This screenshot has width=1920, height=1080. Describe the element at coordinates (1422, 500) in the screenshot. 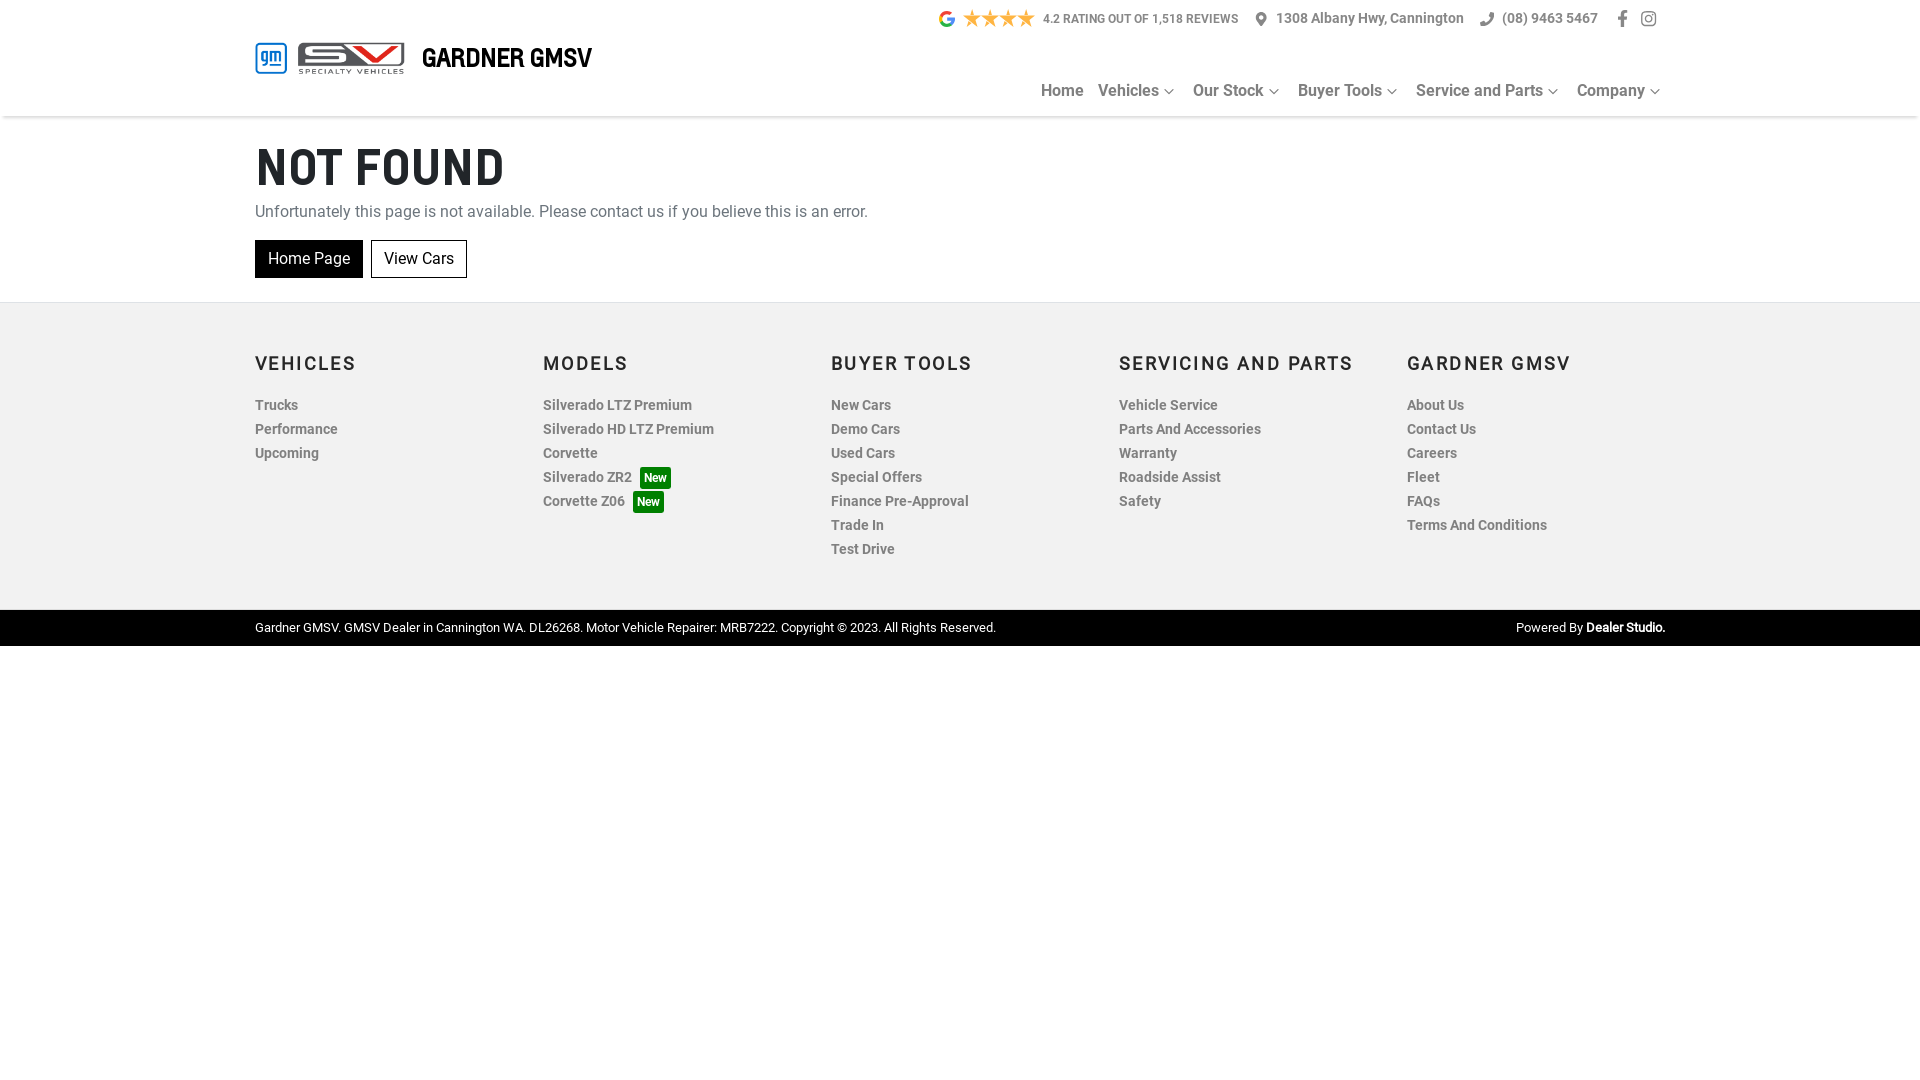

I see `'FAQs'` at that location.